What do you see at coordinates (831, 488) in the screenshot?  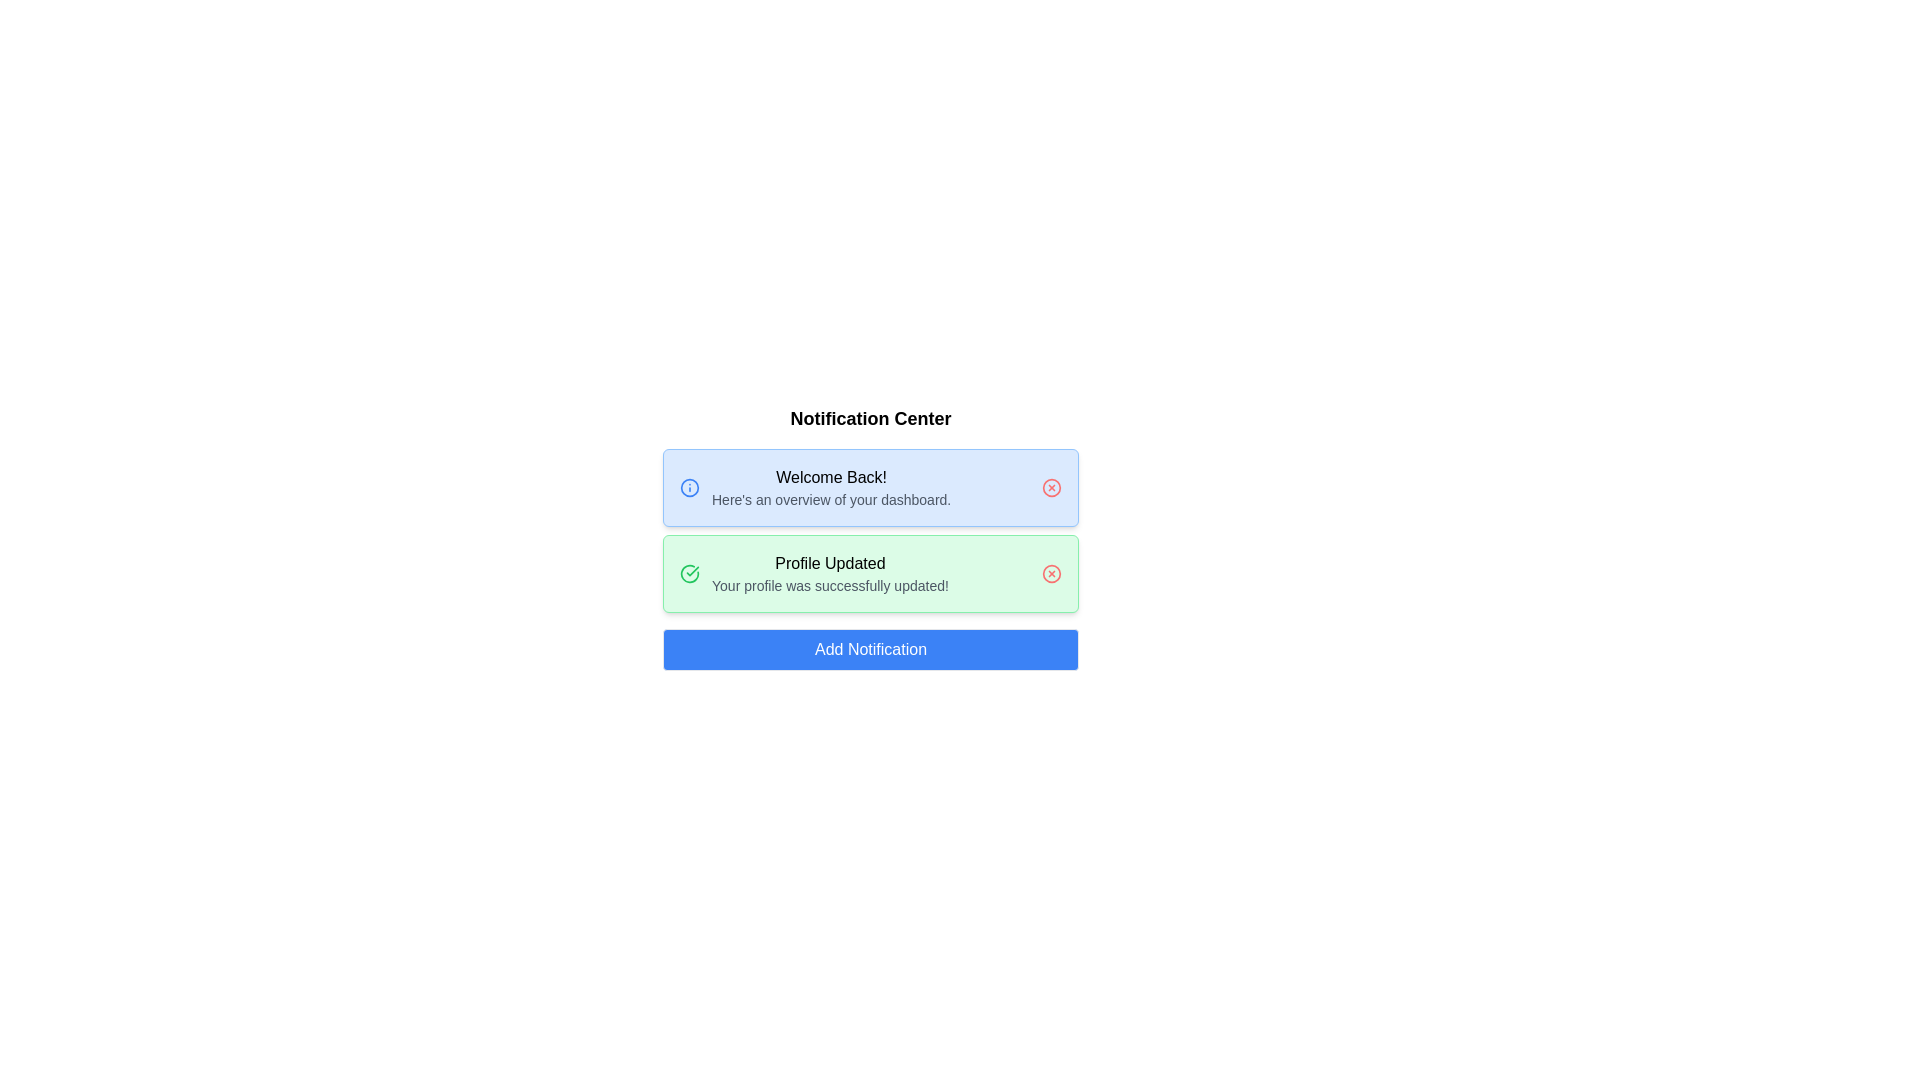 I see `text from the heading and descriptive text block that says 'Welcome Back! Here's an overview of your dashboard.' This element is located within the first notification card, positioned at the top section with a light blue background` at bounding box center [831, 488].